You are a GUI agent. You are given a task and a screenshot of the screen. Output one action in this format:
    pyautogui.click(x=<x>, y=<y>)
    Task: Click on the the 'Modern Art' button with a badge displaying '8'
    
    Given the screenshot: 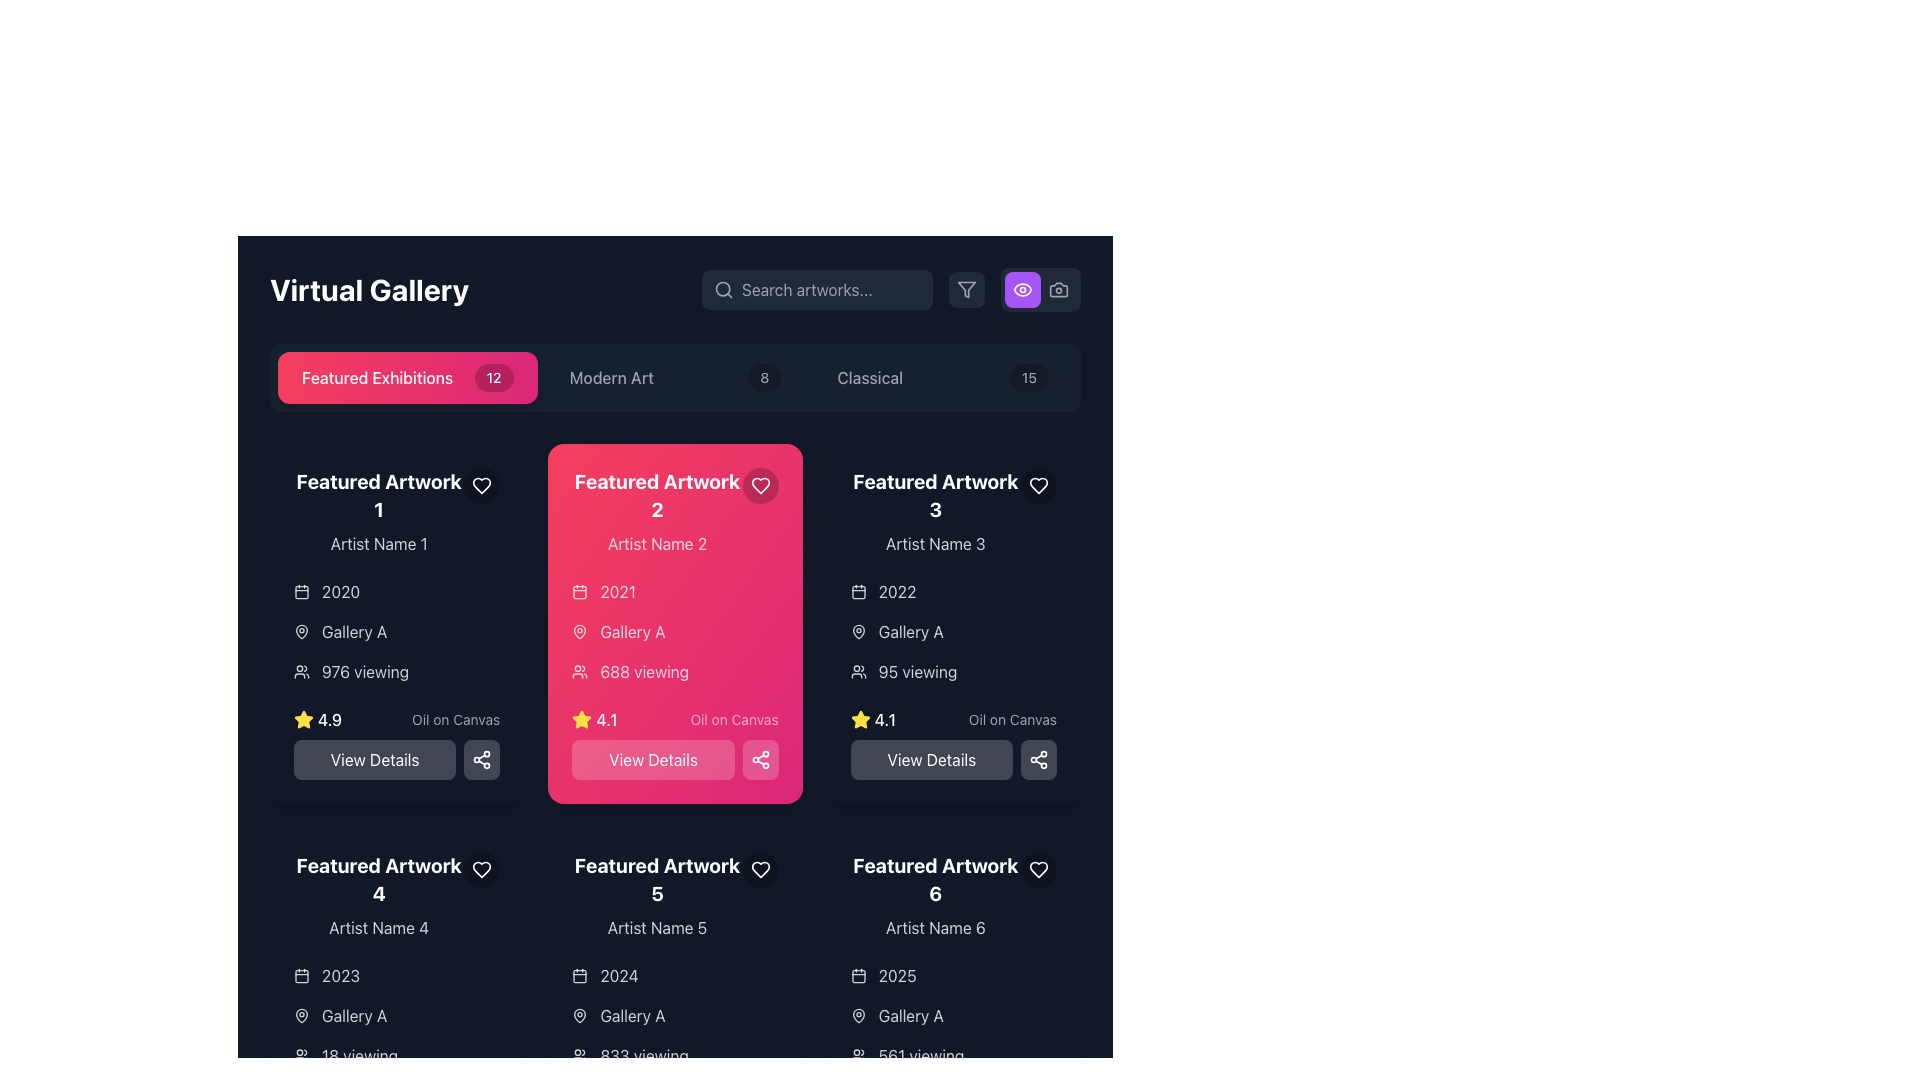 What is the action you would take?
    pyautogui.click(x=675, y=378)
    